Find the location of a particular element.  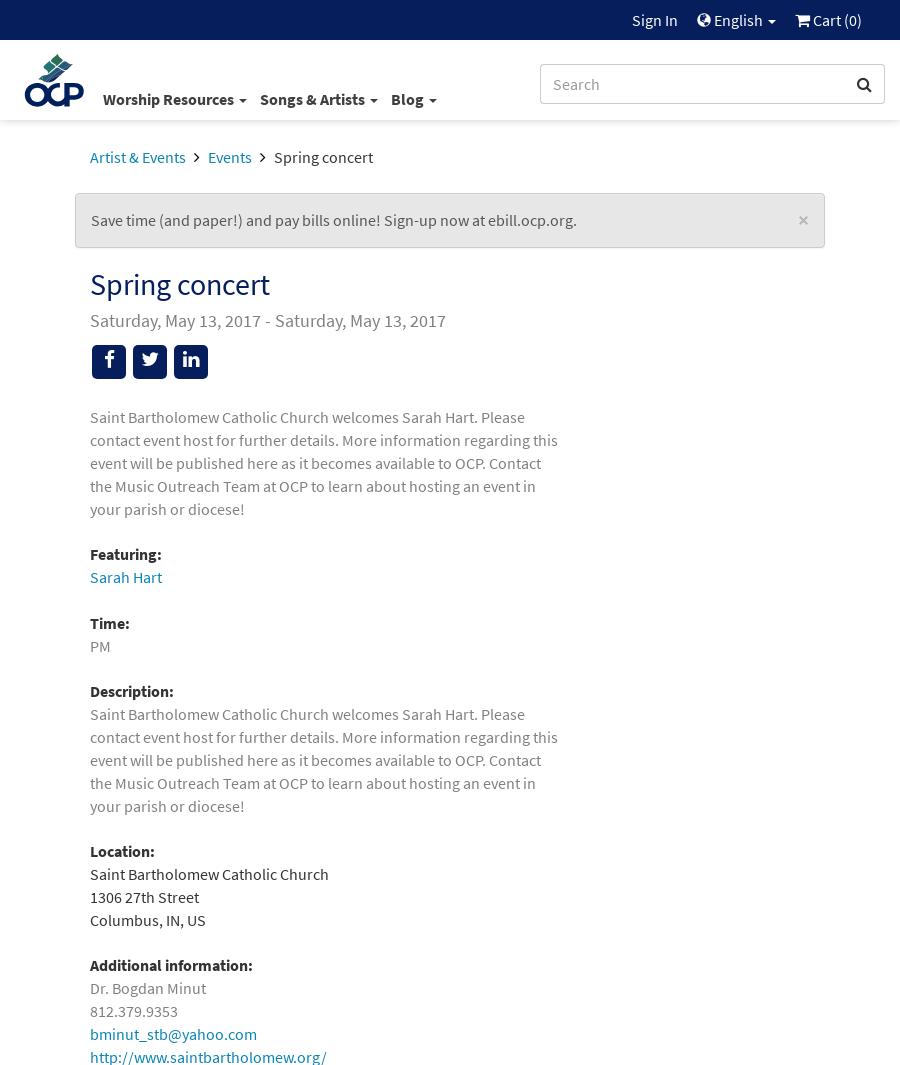

'Dr. Bogdan Minut' is located at coordinates (147, 988).